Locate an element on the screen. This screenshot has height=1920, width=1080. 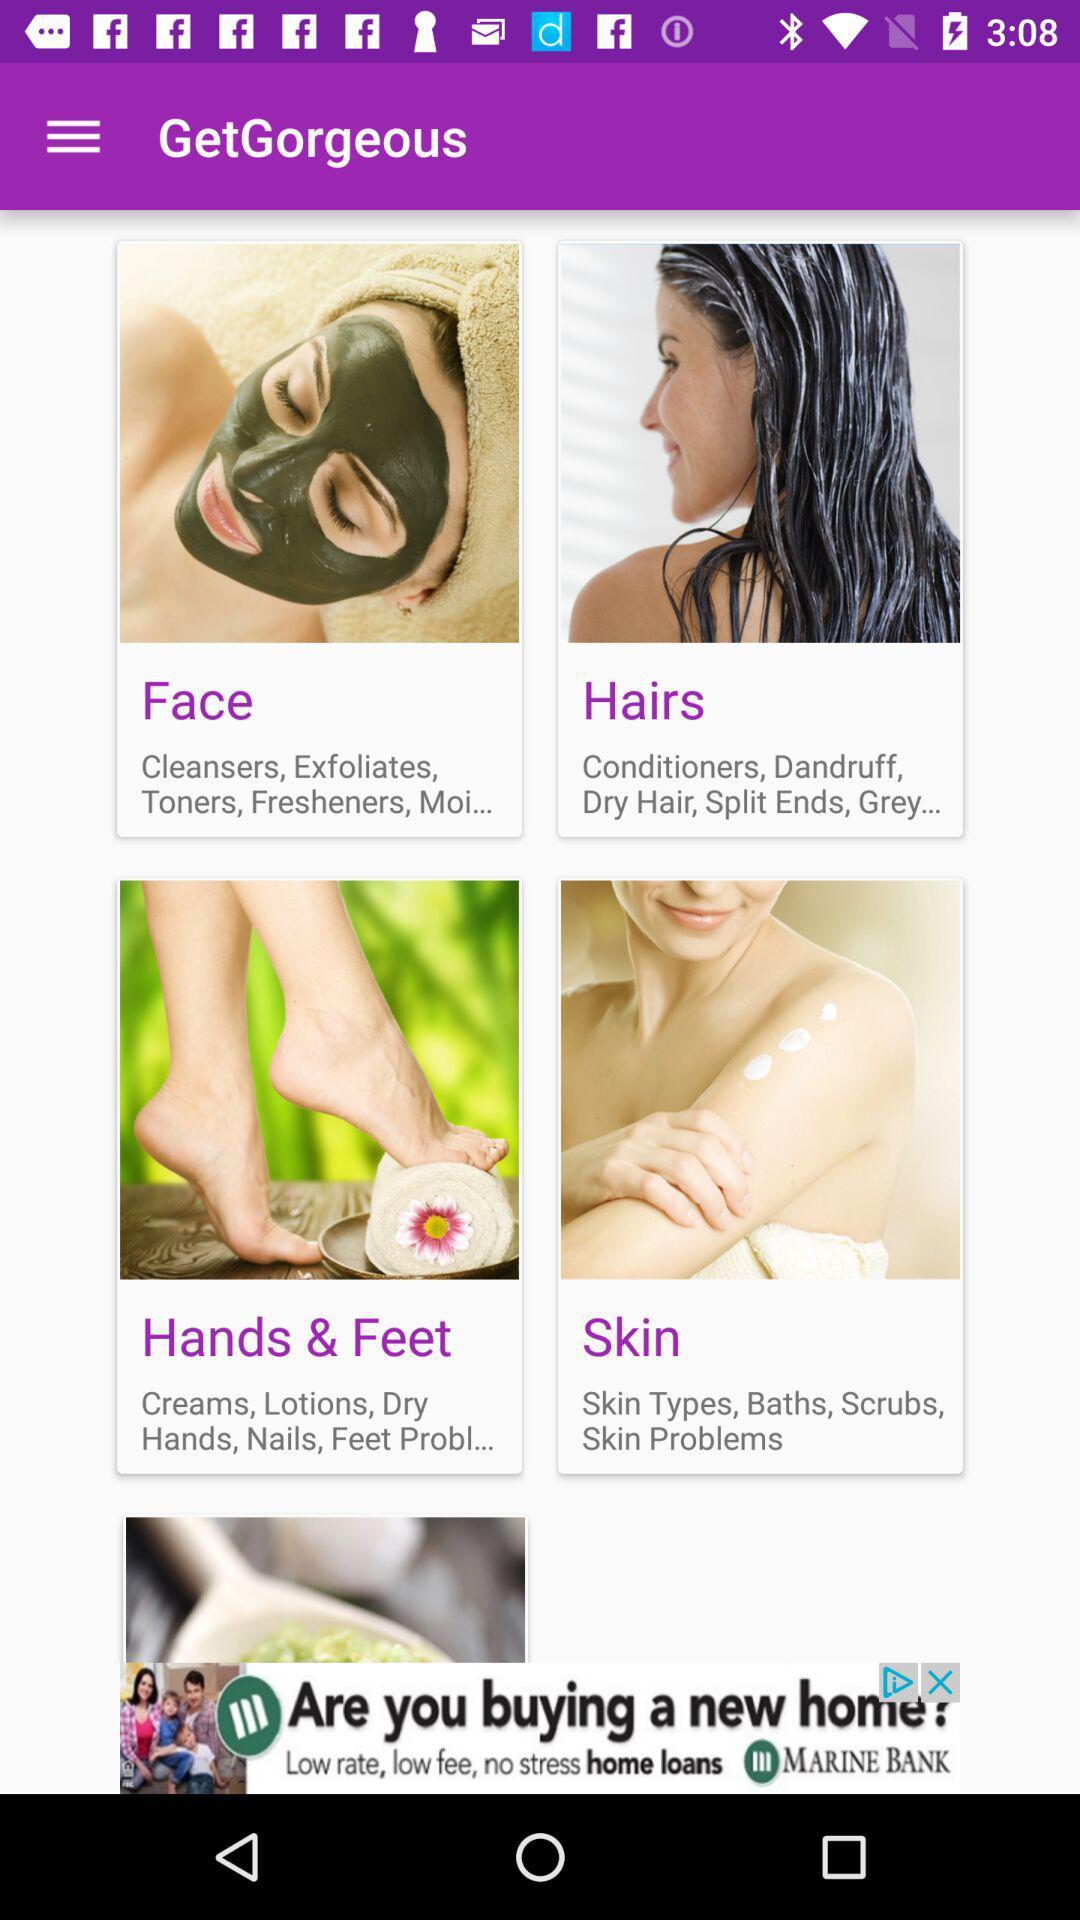
to select options related to skin is located at coordinates (760, 1175).